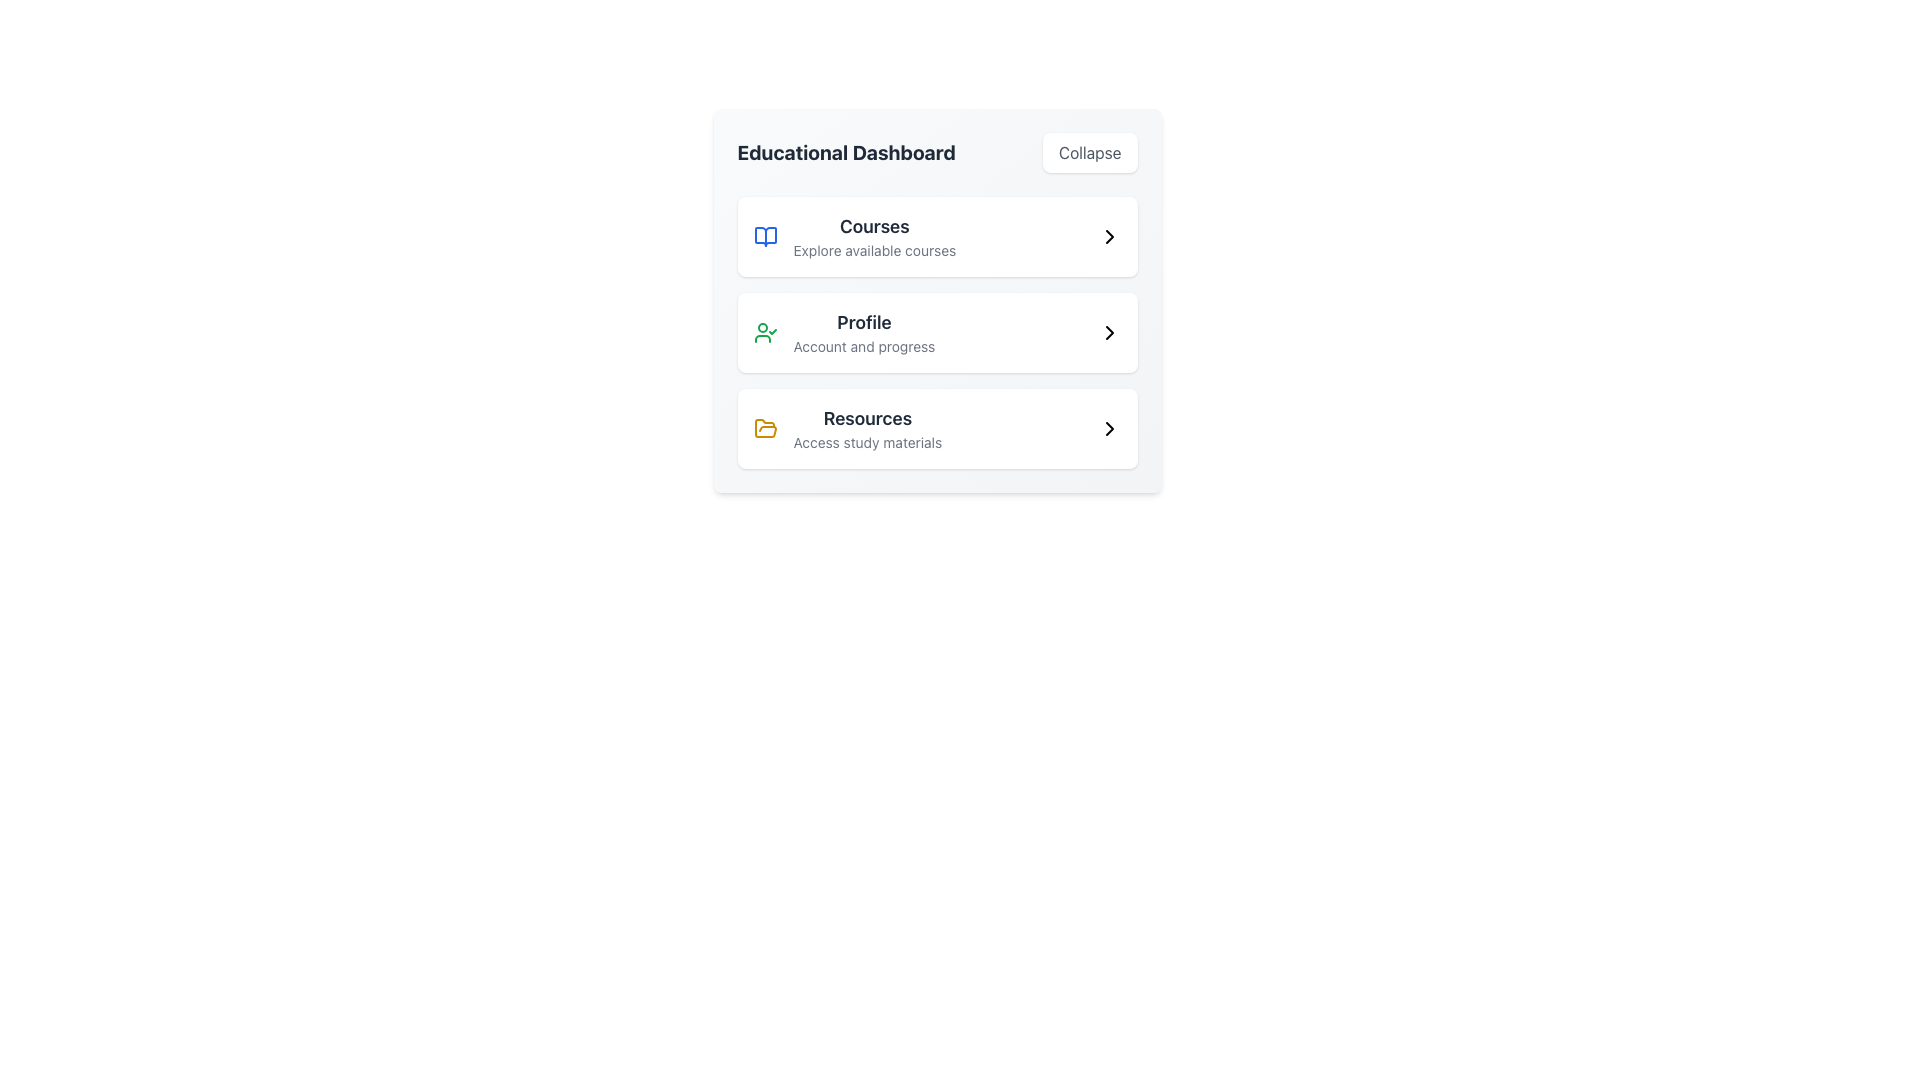 This screenshot has width=1920, height=1080. What do you see at coordinates (764, 235) in the screenshot?
I see `the minimalist book icon located in the 'Courses' section of the educational dashboard, positioned near the top-left corner, aligned with the text 'Courses'` at bounding box center [764, 235].